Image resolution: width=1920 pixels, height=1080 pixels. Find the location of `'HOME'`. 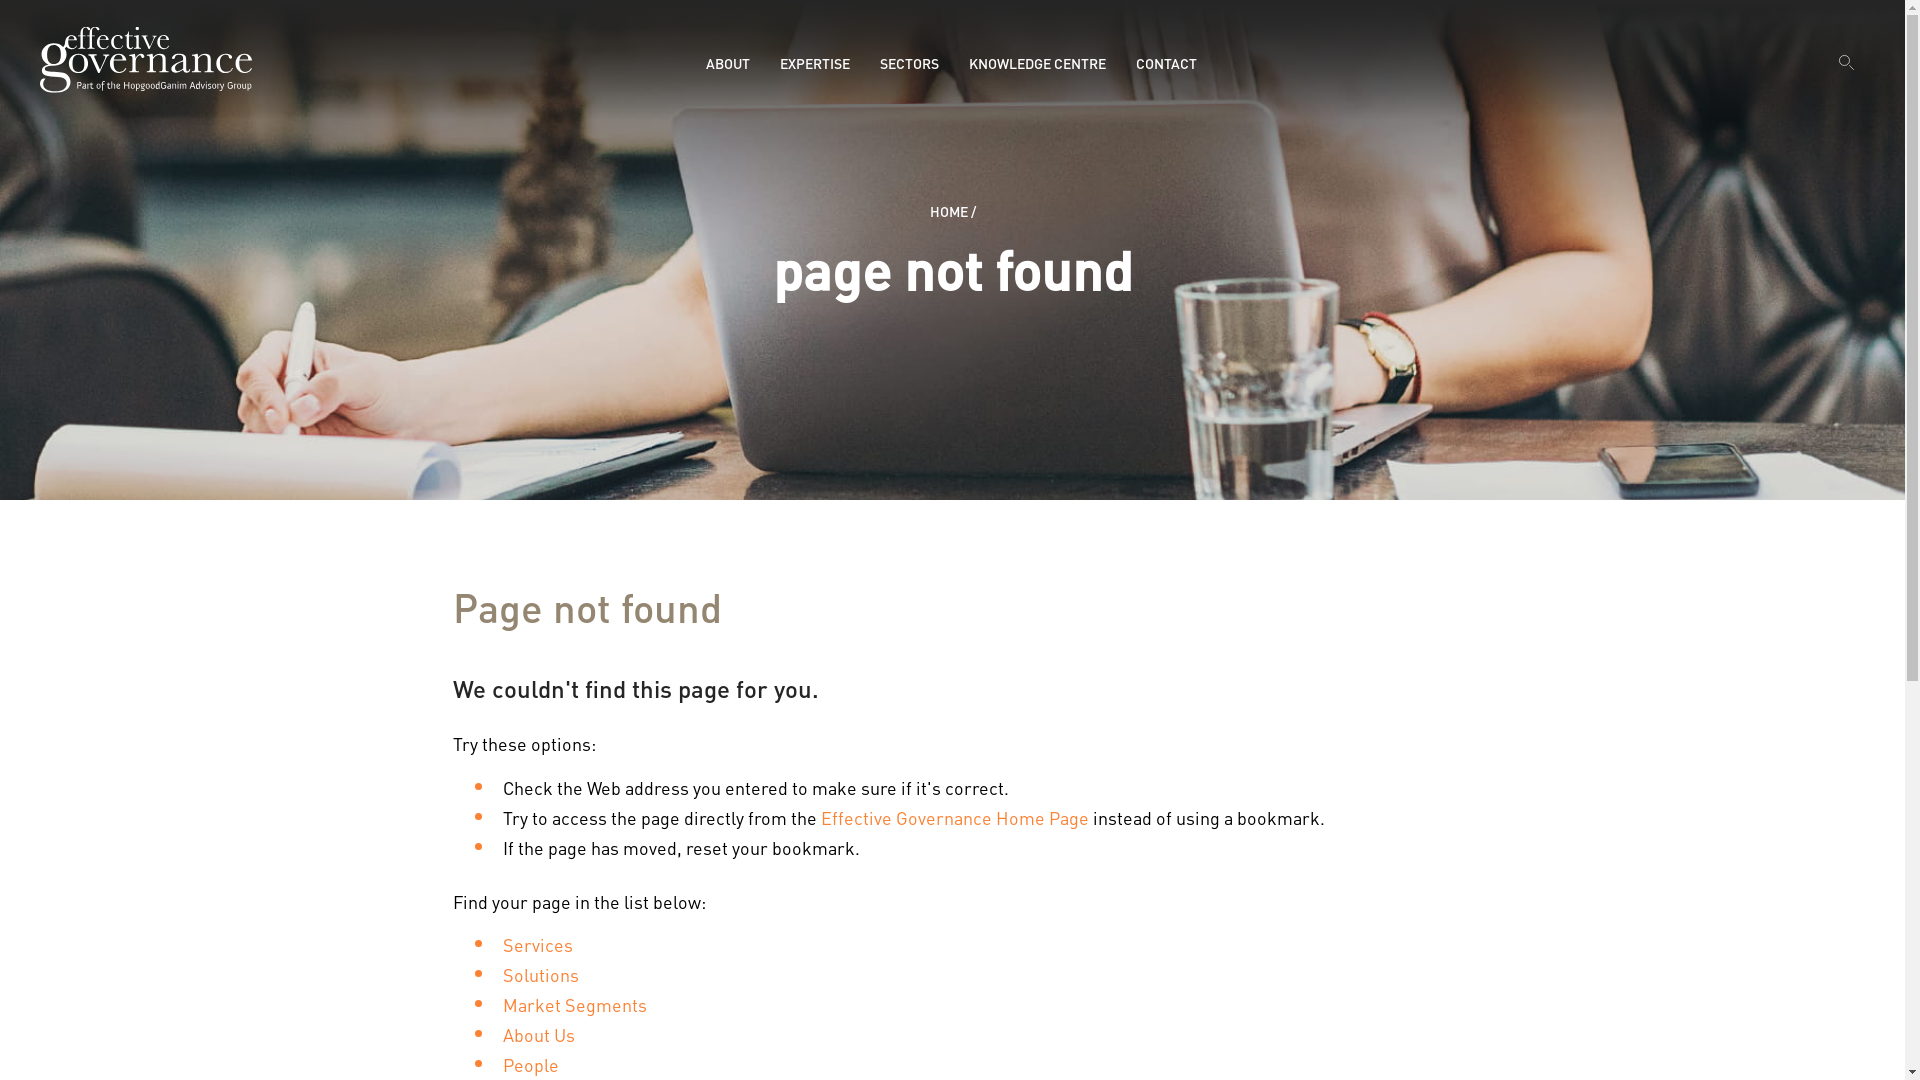

'HOME' is located at coordinates (929, 211).